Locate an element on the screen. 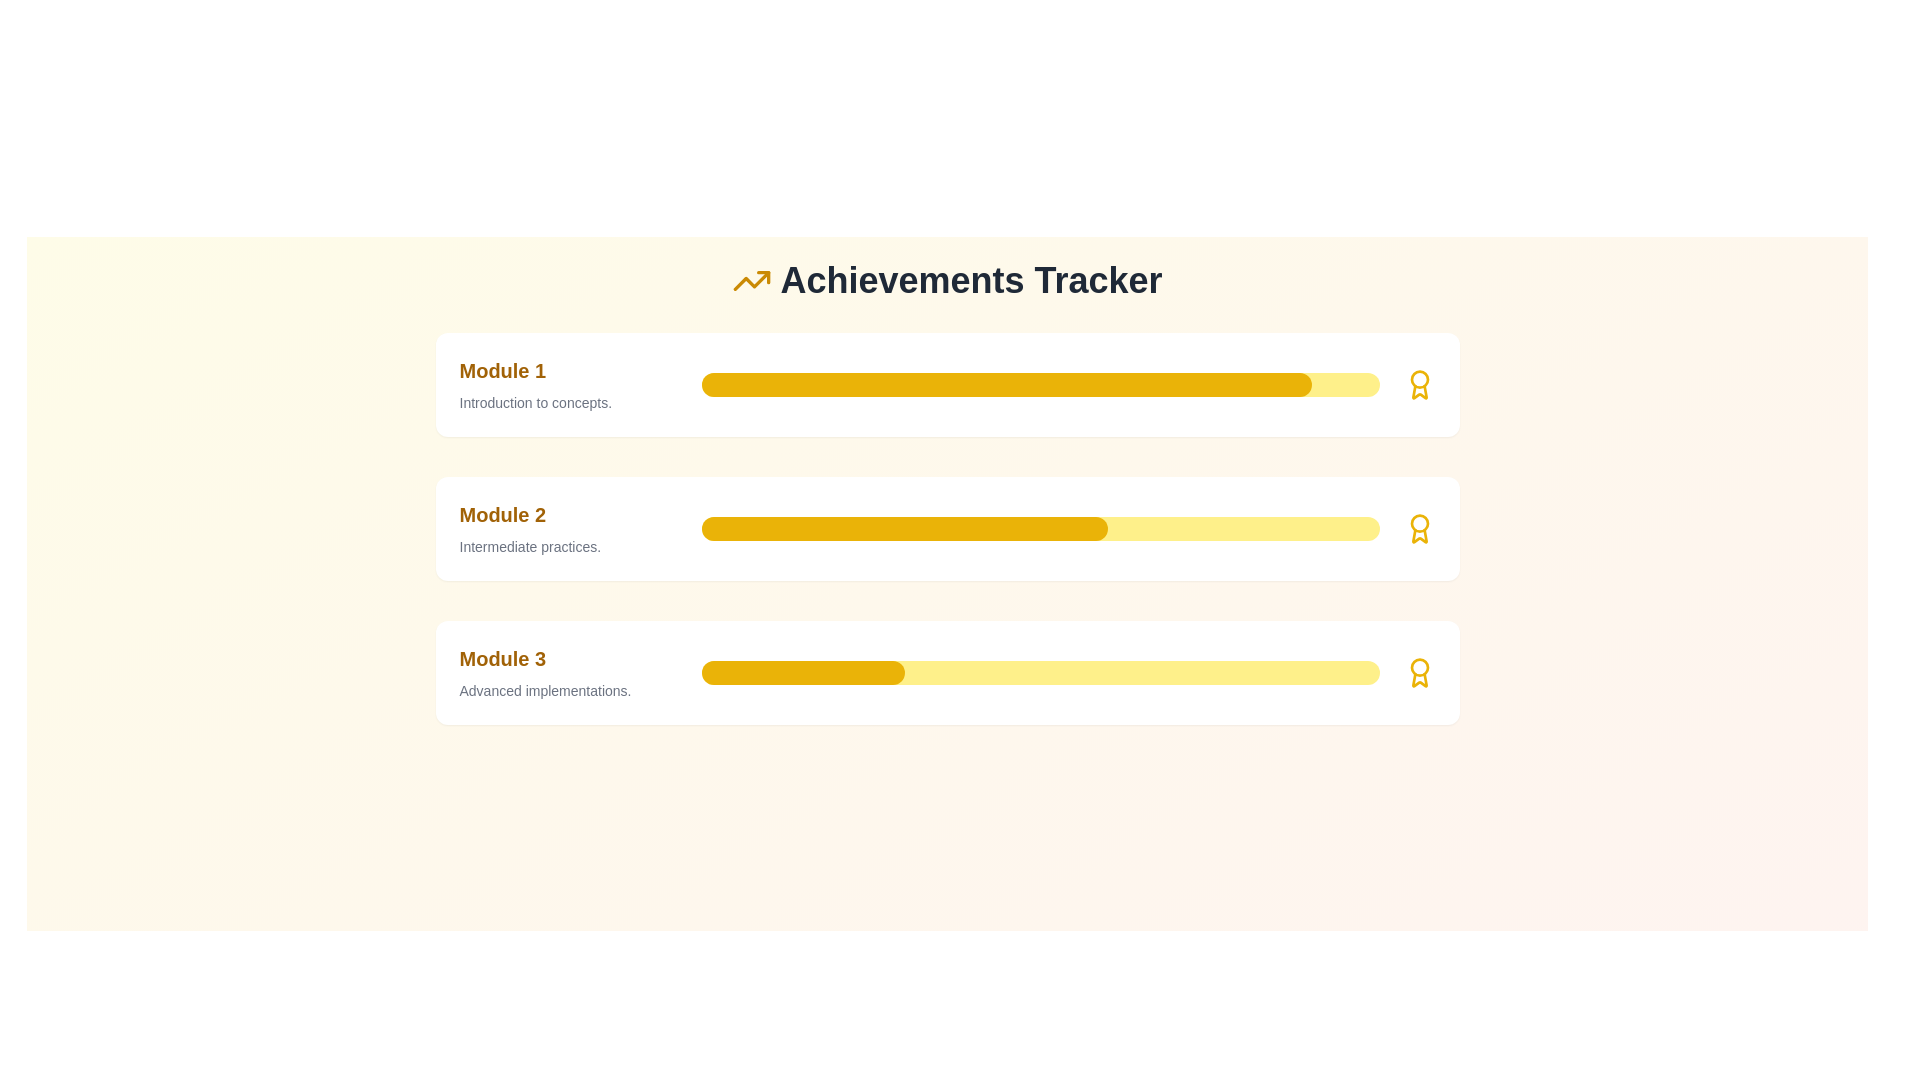  the progress visually by focusing on the horizontal progress bar filled with yellow, located next to 'Module 1' text labels is located at coordinates (1006, 385).